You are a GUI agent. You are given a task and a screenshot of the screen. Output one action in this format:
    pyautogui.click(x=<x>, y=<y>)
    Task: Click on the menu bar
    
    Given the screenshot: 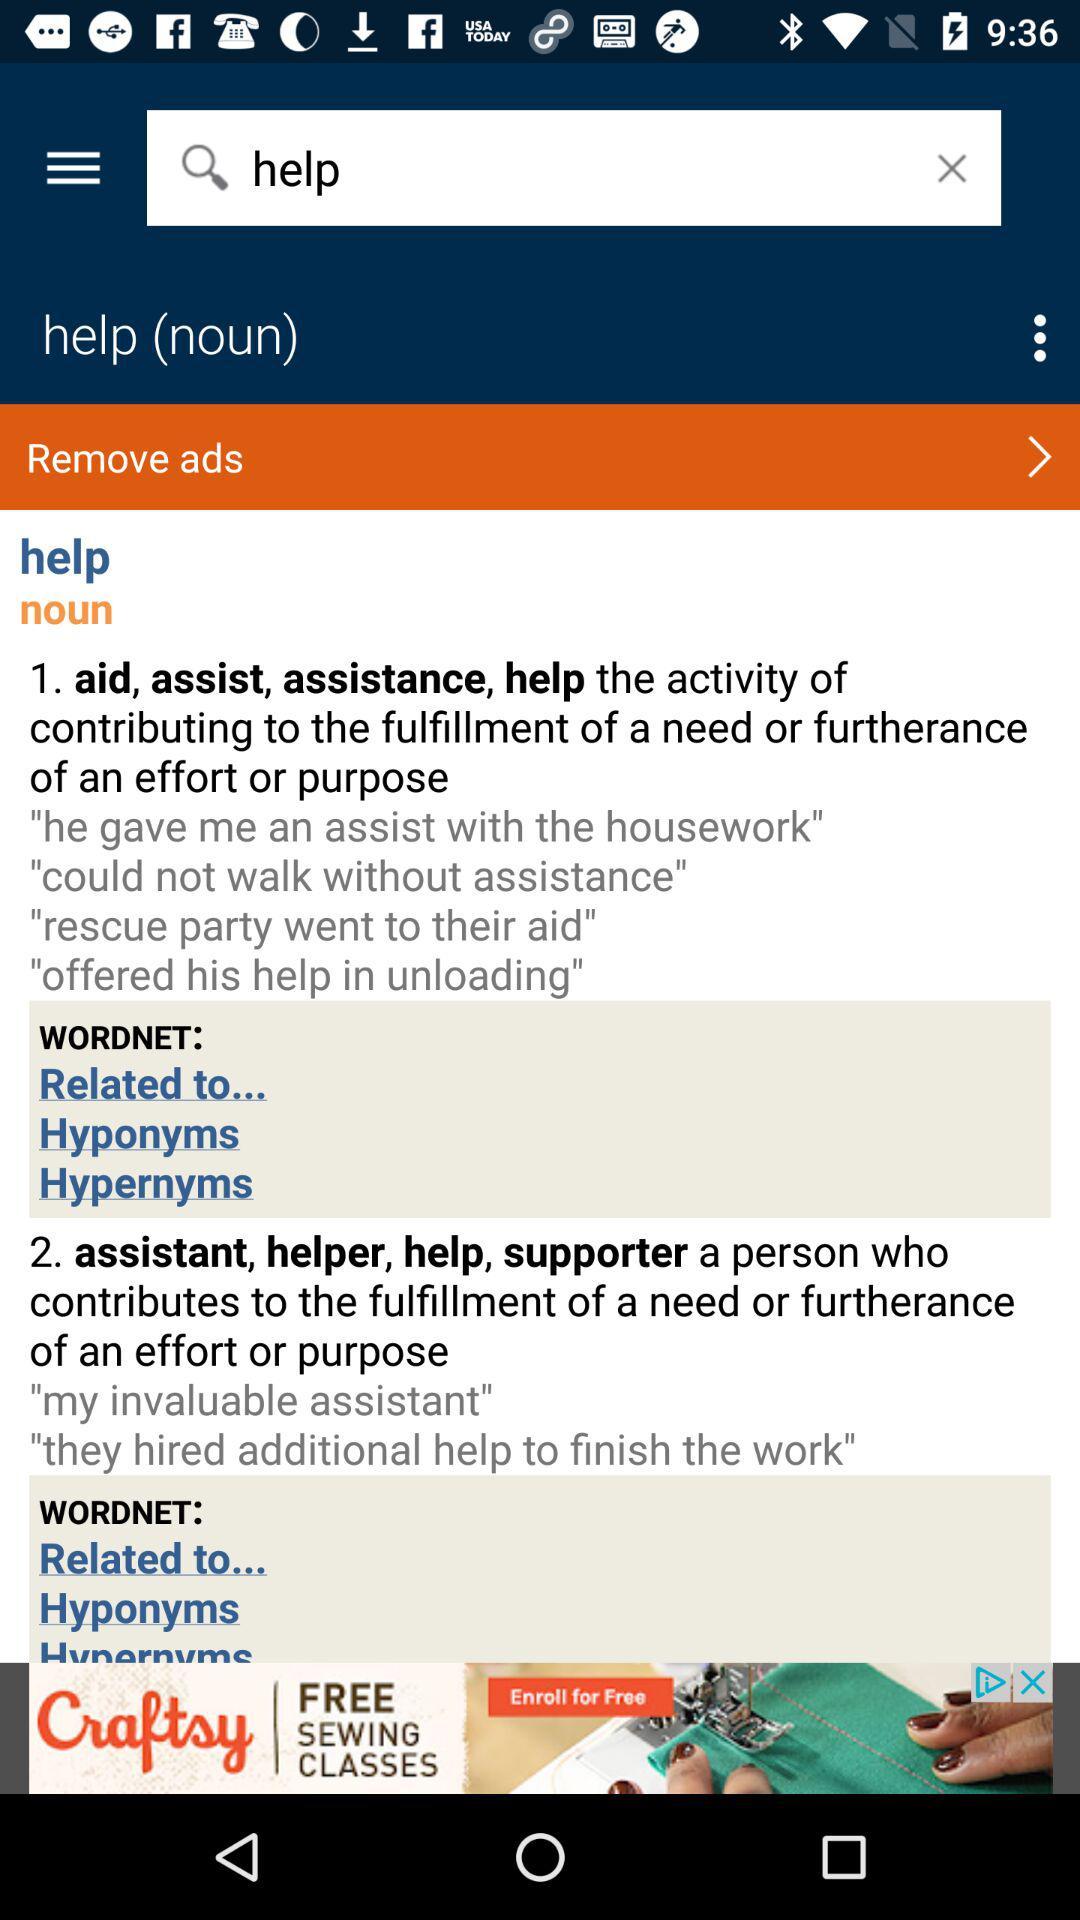 What is the action you would take?
    pyautogui.click(x=1039, y=338)
    